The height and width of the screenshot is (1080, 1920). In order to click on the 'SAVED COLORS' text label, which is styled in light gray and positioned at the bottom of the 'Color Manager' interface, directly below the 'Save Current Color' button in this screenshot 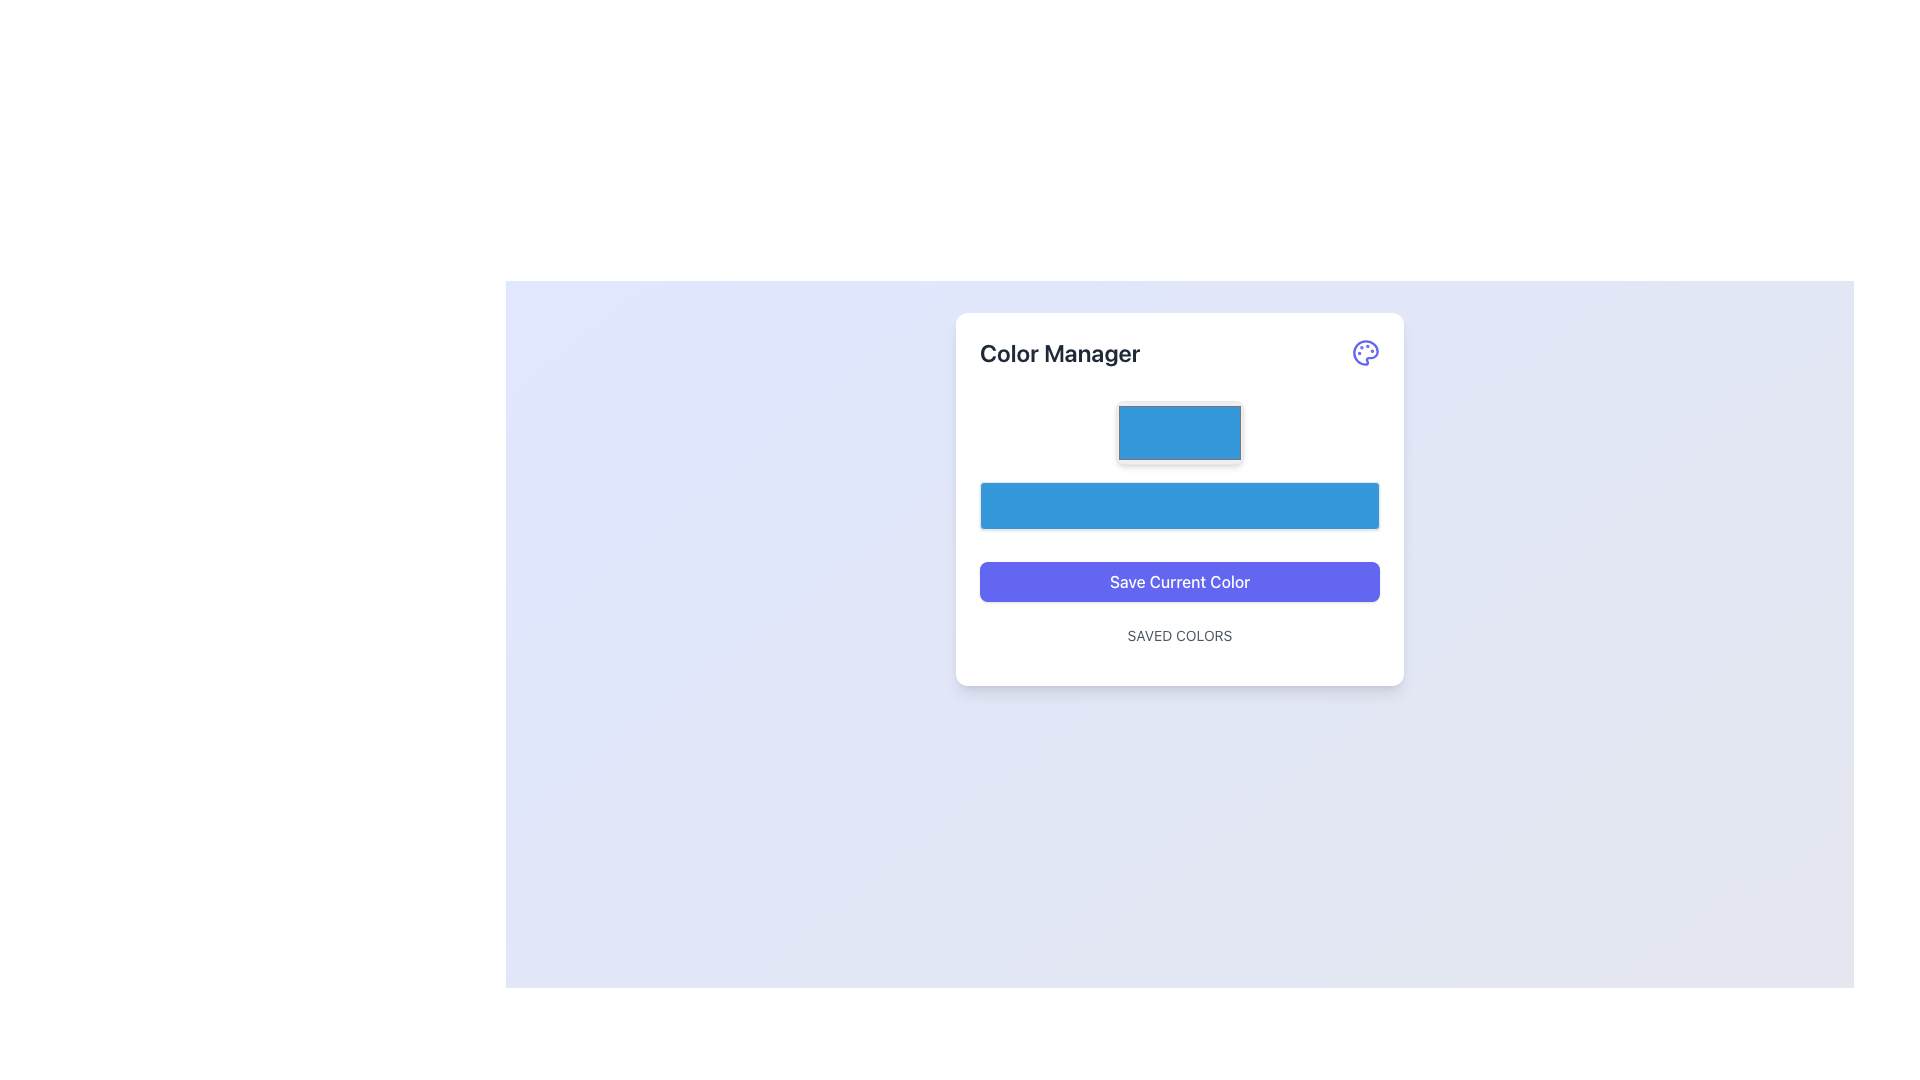, I will do `click(1180, 636)`.